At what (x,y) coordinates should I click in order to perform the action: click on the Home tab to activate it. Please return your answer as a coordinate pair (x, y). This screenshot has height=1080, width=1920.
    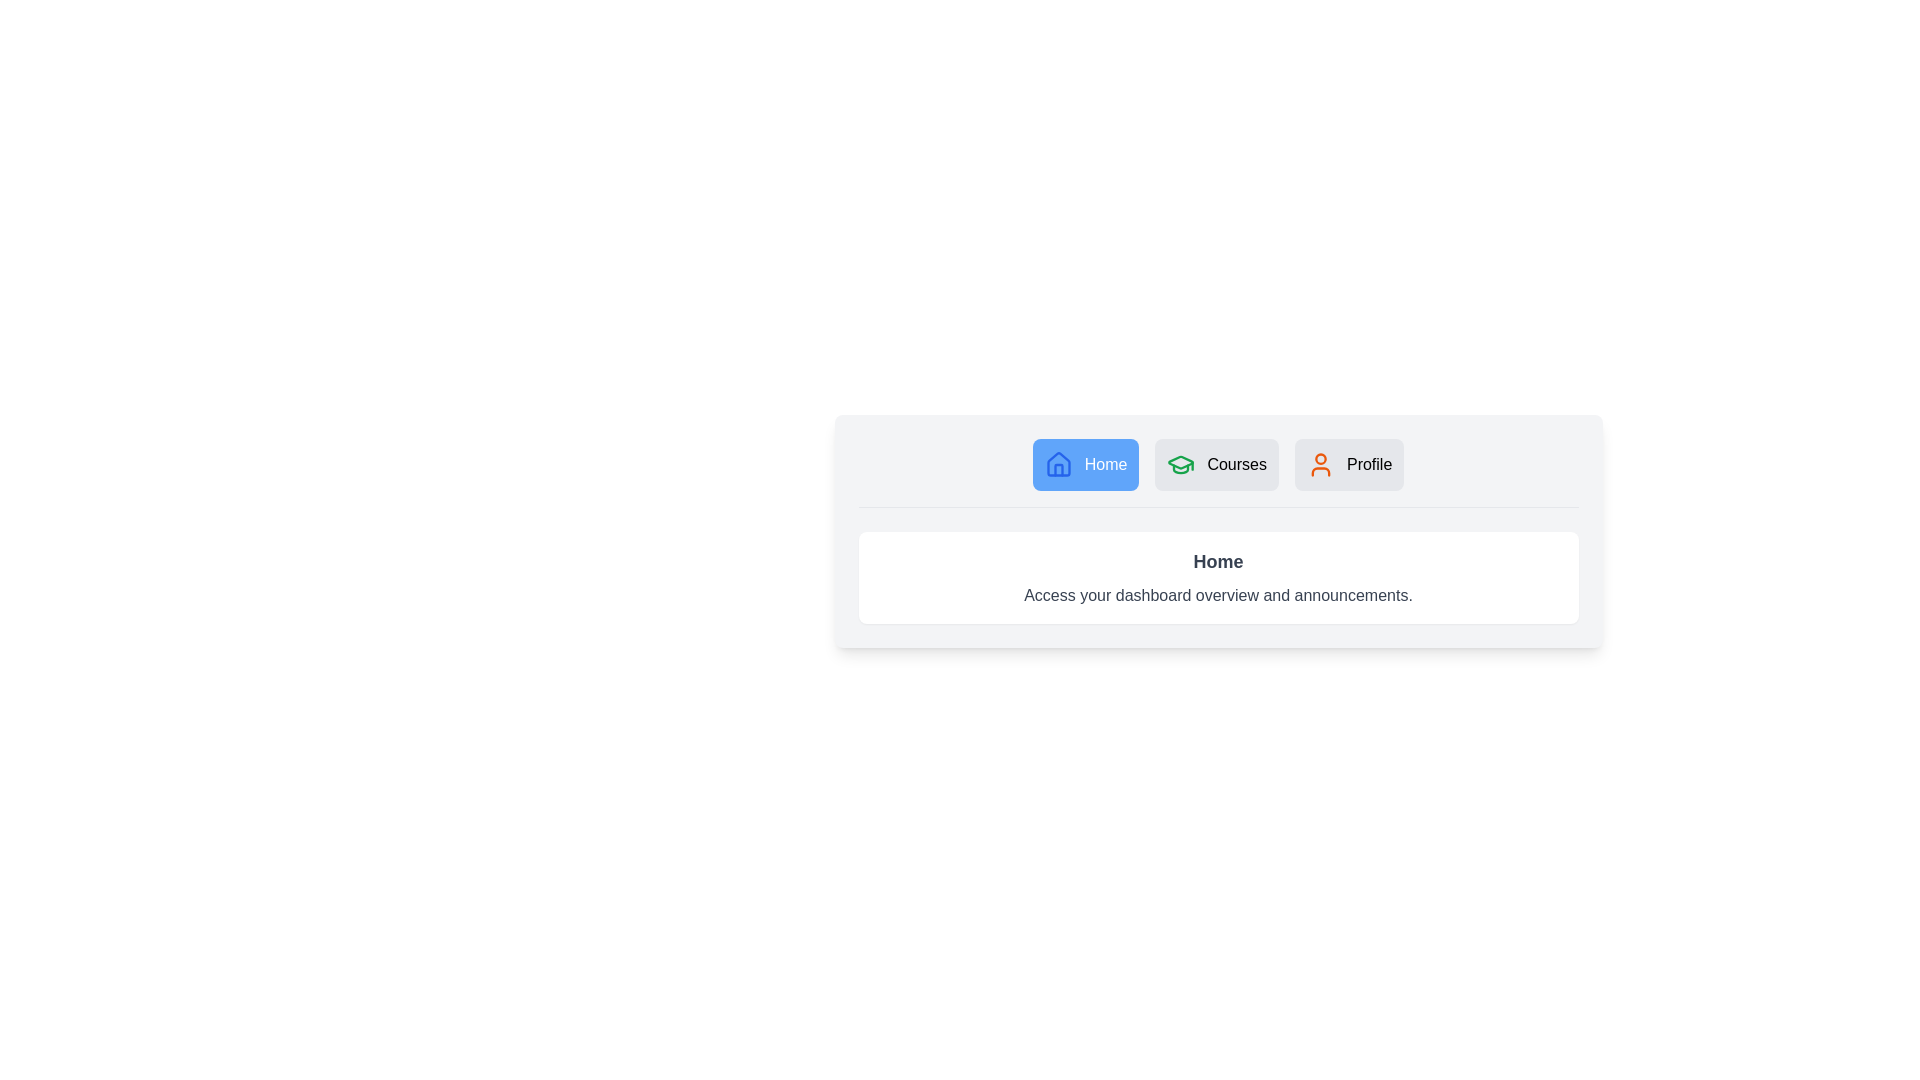
    Looking at the image, I should click on (1084, 465).